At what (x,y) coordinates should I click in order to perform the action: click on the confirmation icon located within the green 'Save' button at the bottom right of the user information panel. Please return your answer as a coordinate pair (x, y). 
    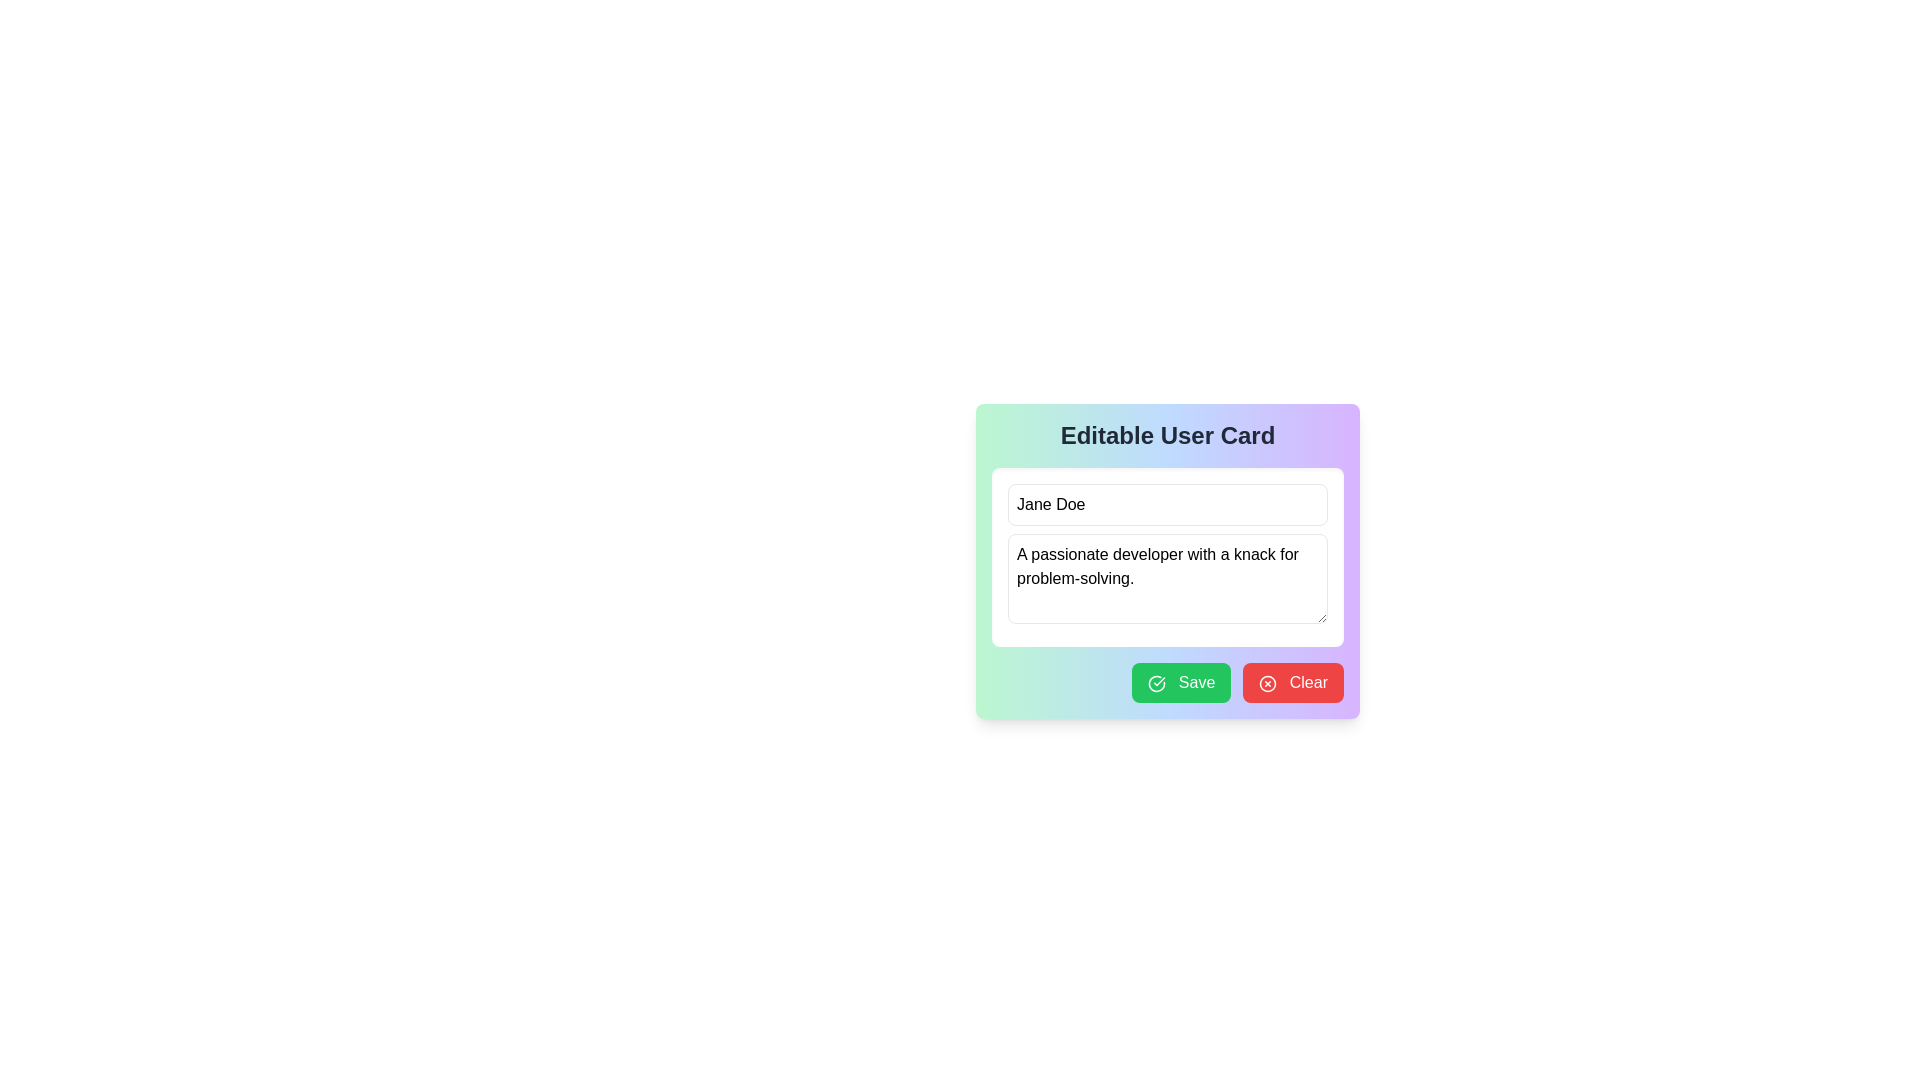
    Looking at the image, I should click on (1157, 682).